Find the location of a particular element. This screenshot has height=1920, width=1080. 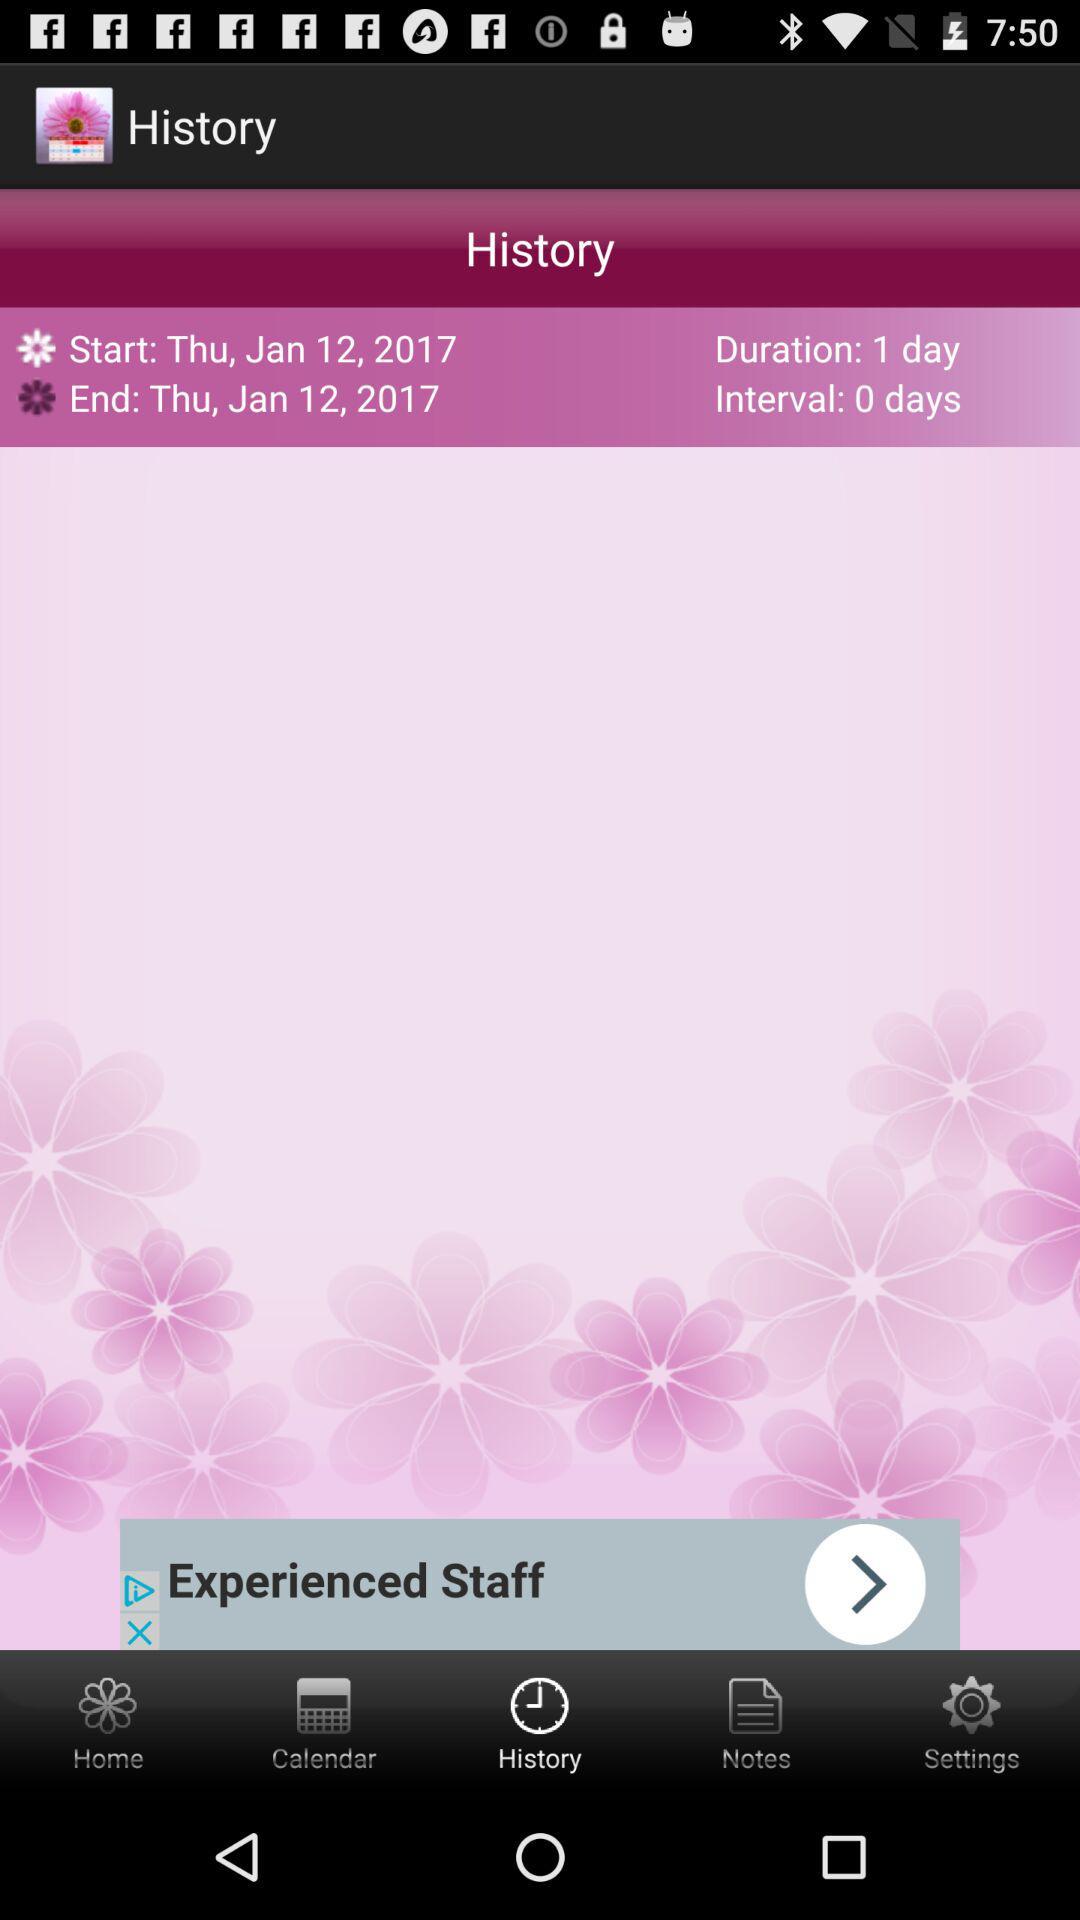

home is located at coordinates (108, 1721).